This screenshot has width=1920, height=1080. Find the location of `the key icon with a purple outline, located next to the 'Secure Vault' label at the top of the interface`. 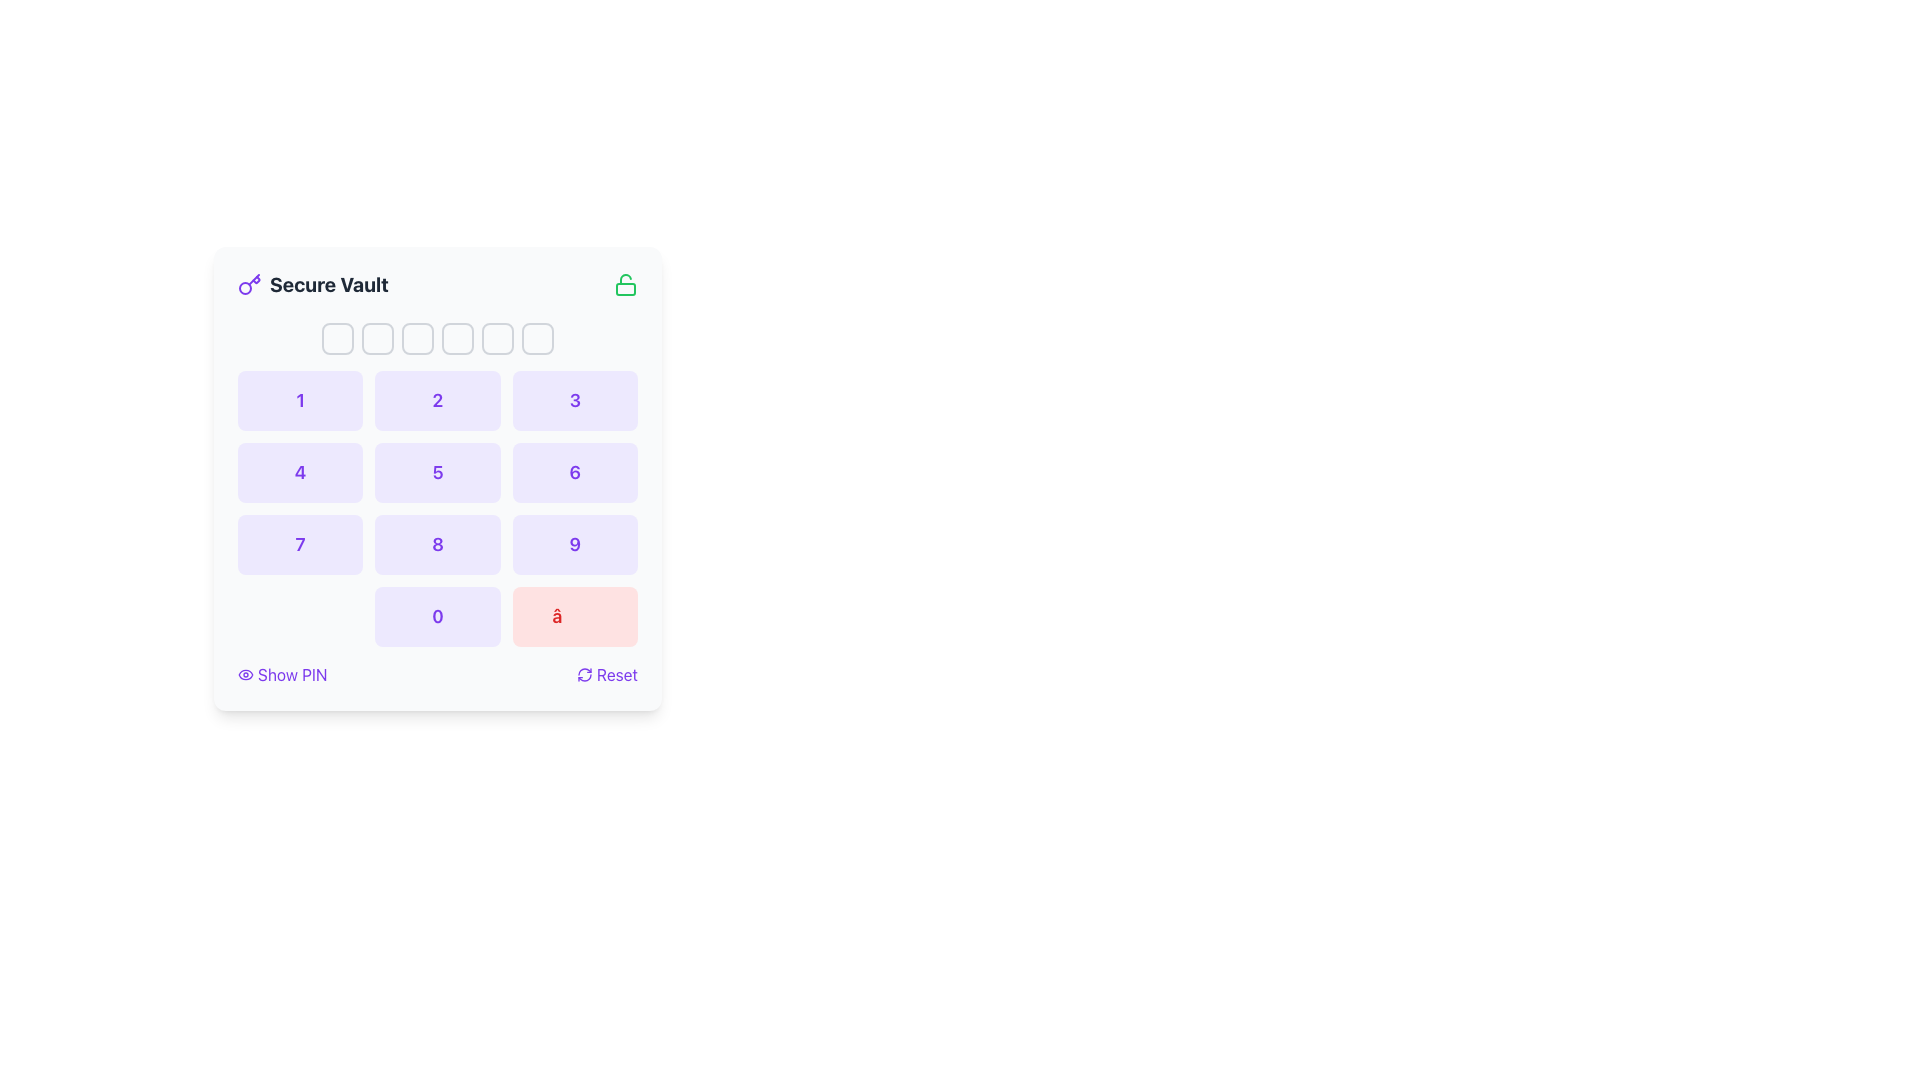

the key icon with a purple outline, located next to the 'Secure Vault' label at the top of the interface is located at coordinates (248, 285).